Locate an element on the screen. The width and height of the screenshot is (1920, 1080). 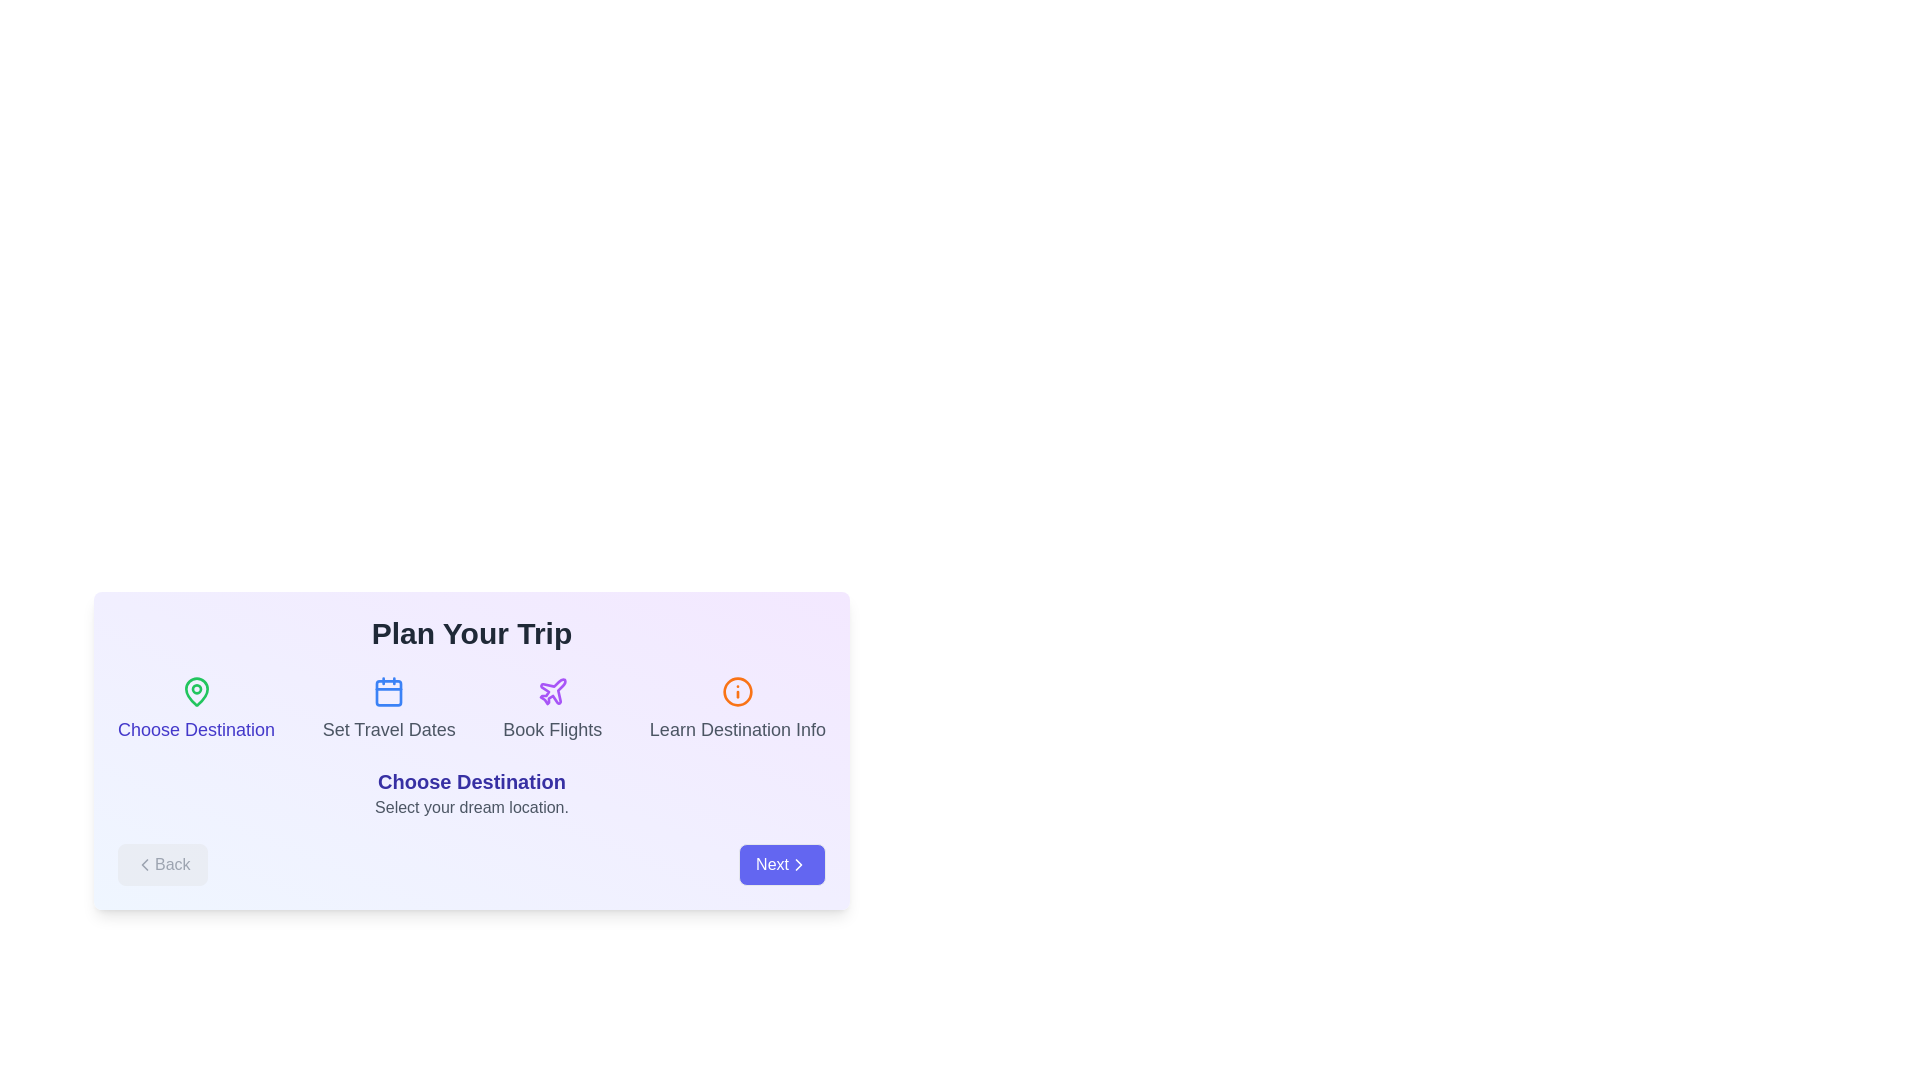
the calendar icon with a blue outline positioned directly above the 'Set Travel Dates' label is located at coordinates (389, 690).